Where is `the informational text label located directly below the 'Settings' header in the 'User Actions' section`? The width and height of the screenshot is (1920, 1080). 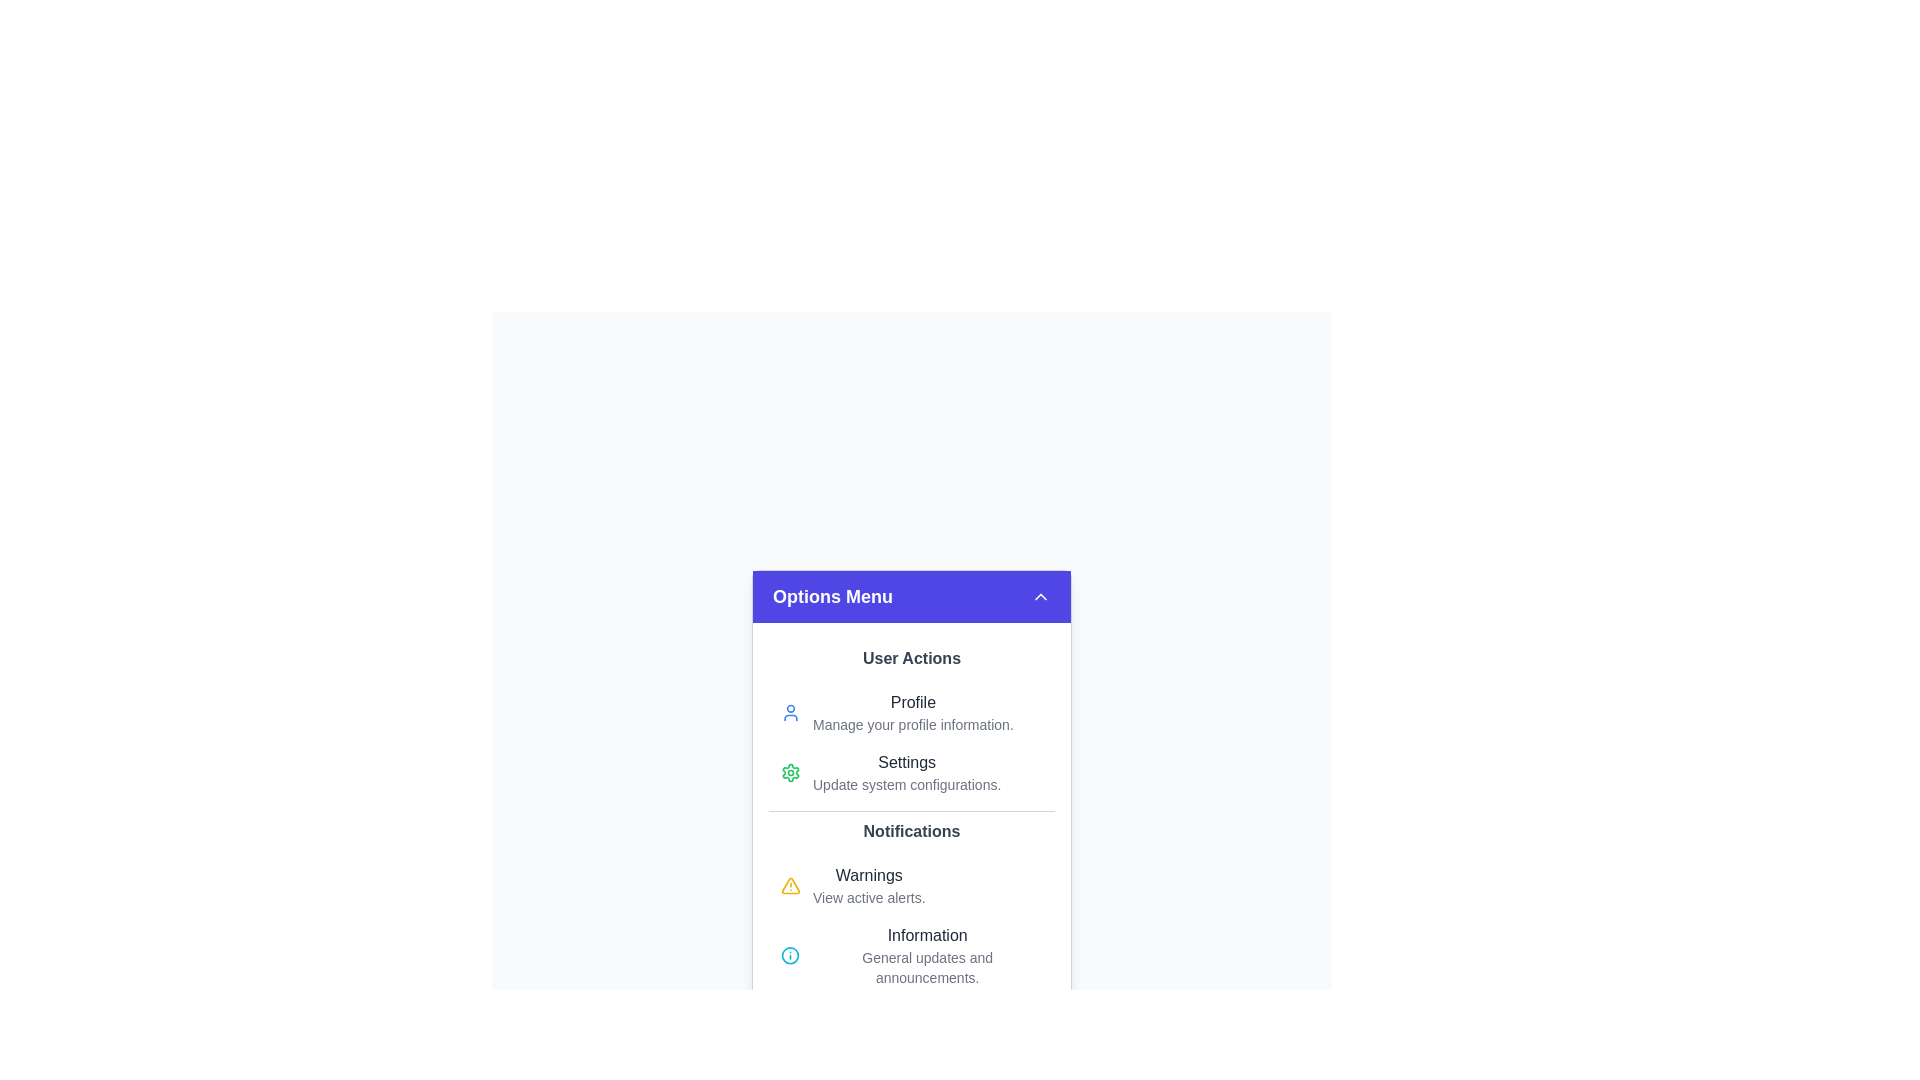 the informational text label located directly below the 'Settings' header in the 'User Actions' section is located at coordinates (906, 784).